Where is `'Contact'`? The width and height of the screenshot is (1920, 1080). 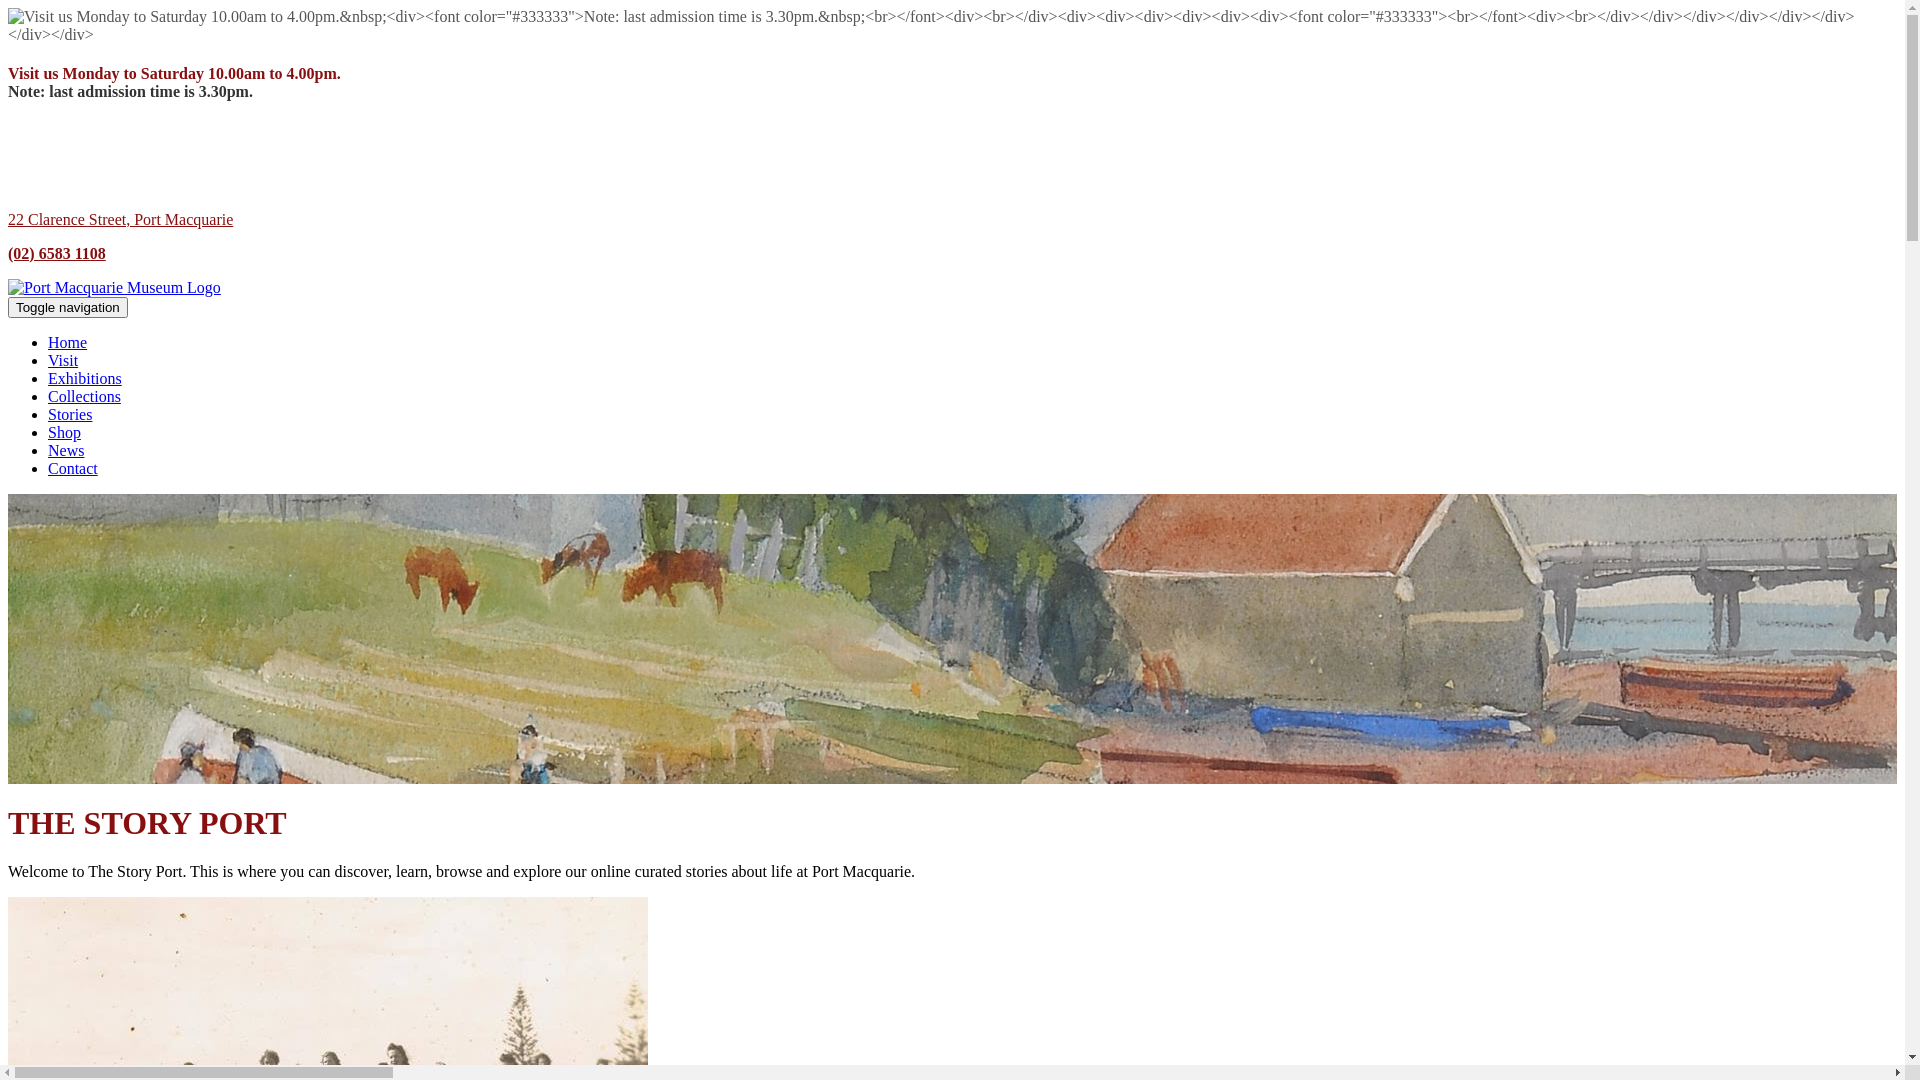 'Contact' is located at coordinates (72, 468).